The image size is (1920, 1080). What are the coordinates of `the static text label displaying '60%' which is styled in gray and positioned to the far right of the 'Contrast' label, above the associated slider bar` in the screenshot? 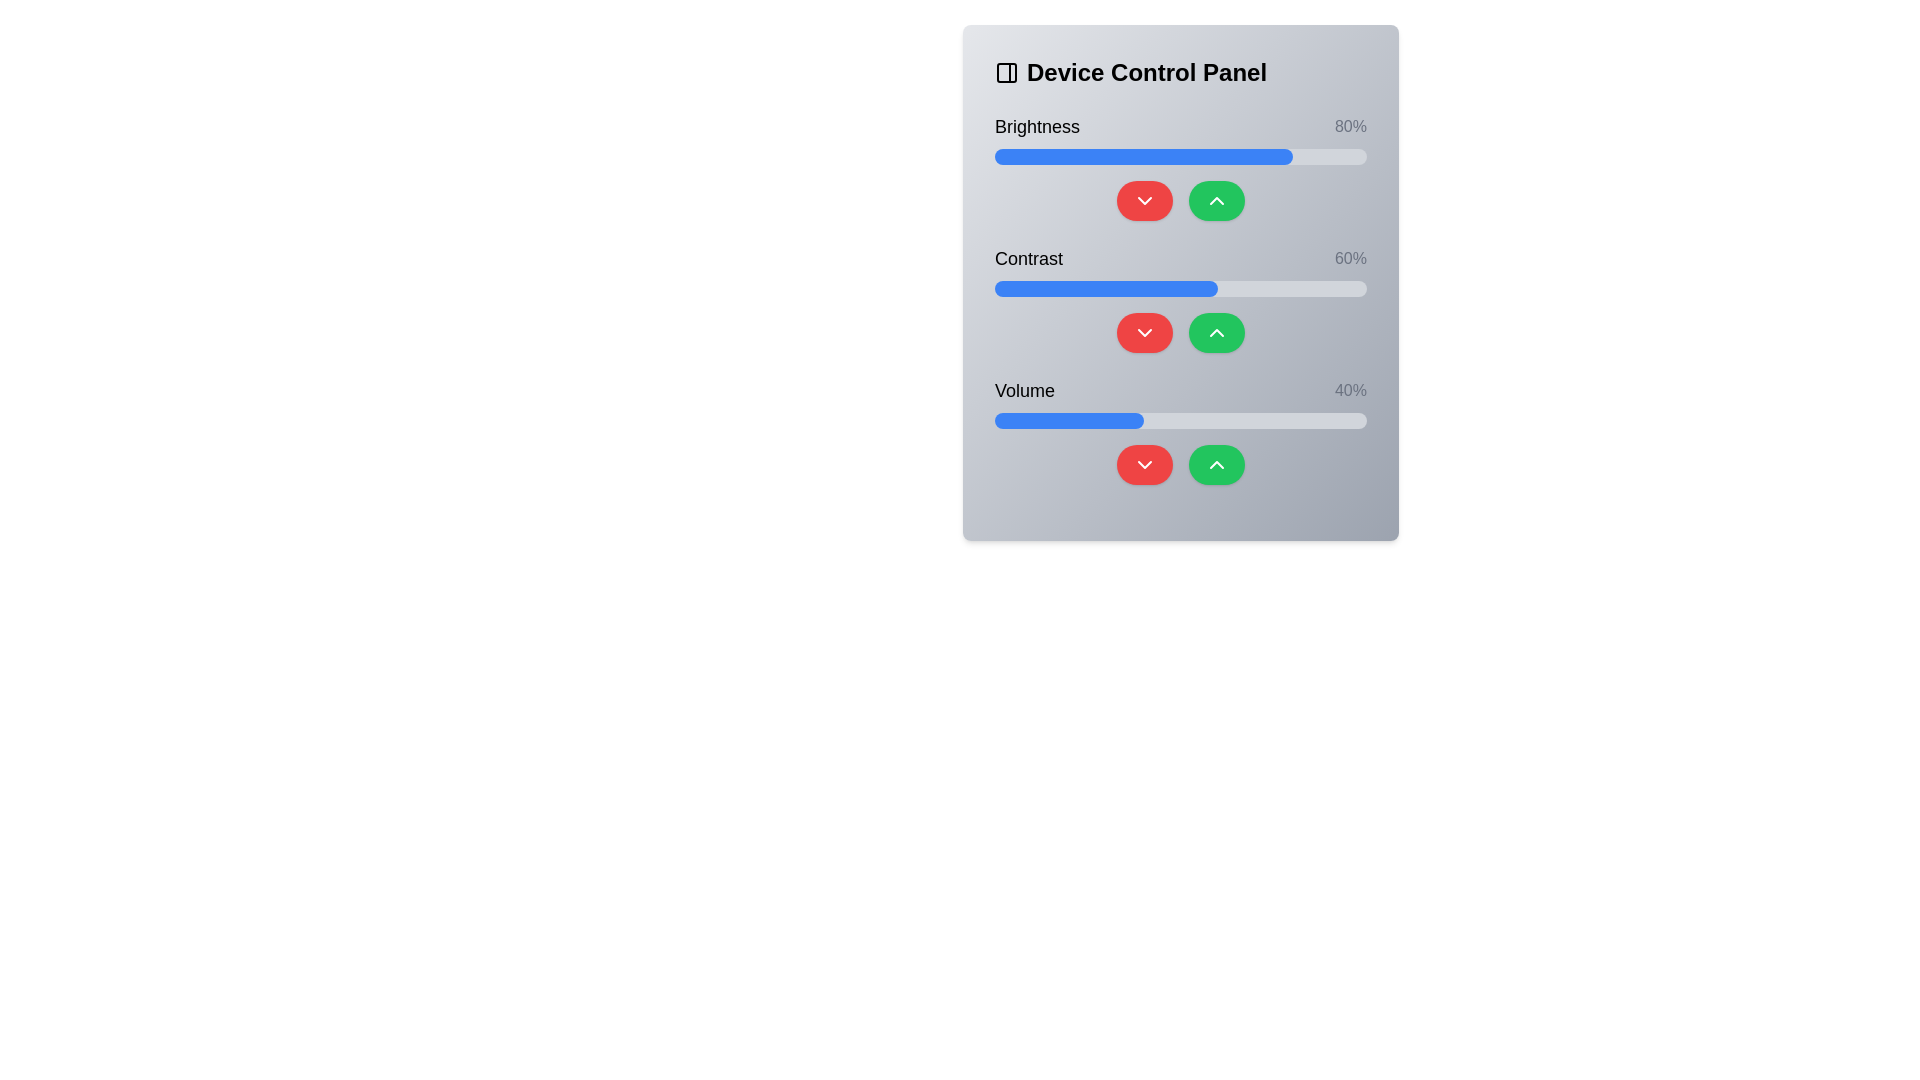 It's located at (1350, 257).